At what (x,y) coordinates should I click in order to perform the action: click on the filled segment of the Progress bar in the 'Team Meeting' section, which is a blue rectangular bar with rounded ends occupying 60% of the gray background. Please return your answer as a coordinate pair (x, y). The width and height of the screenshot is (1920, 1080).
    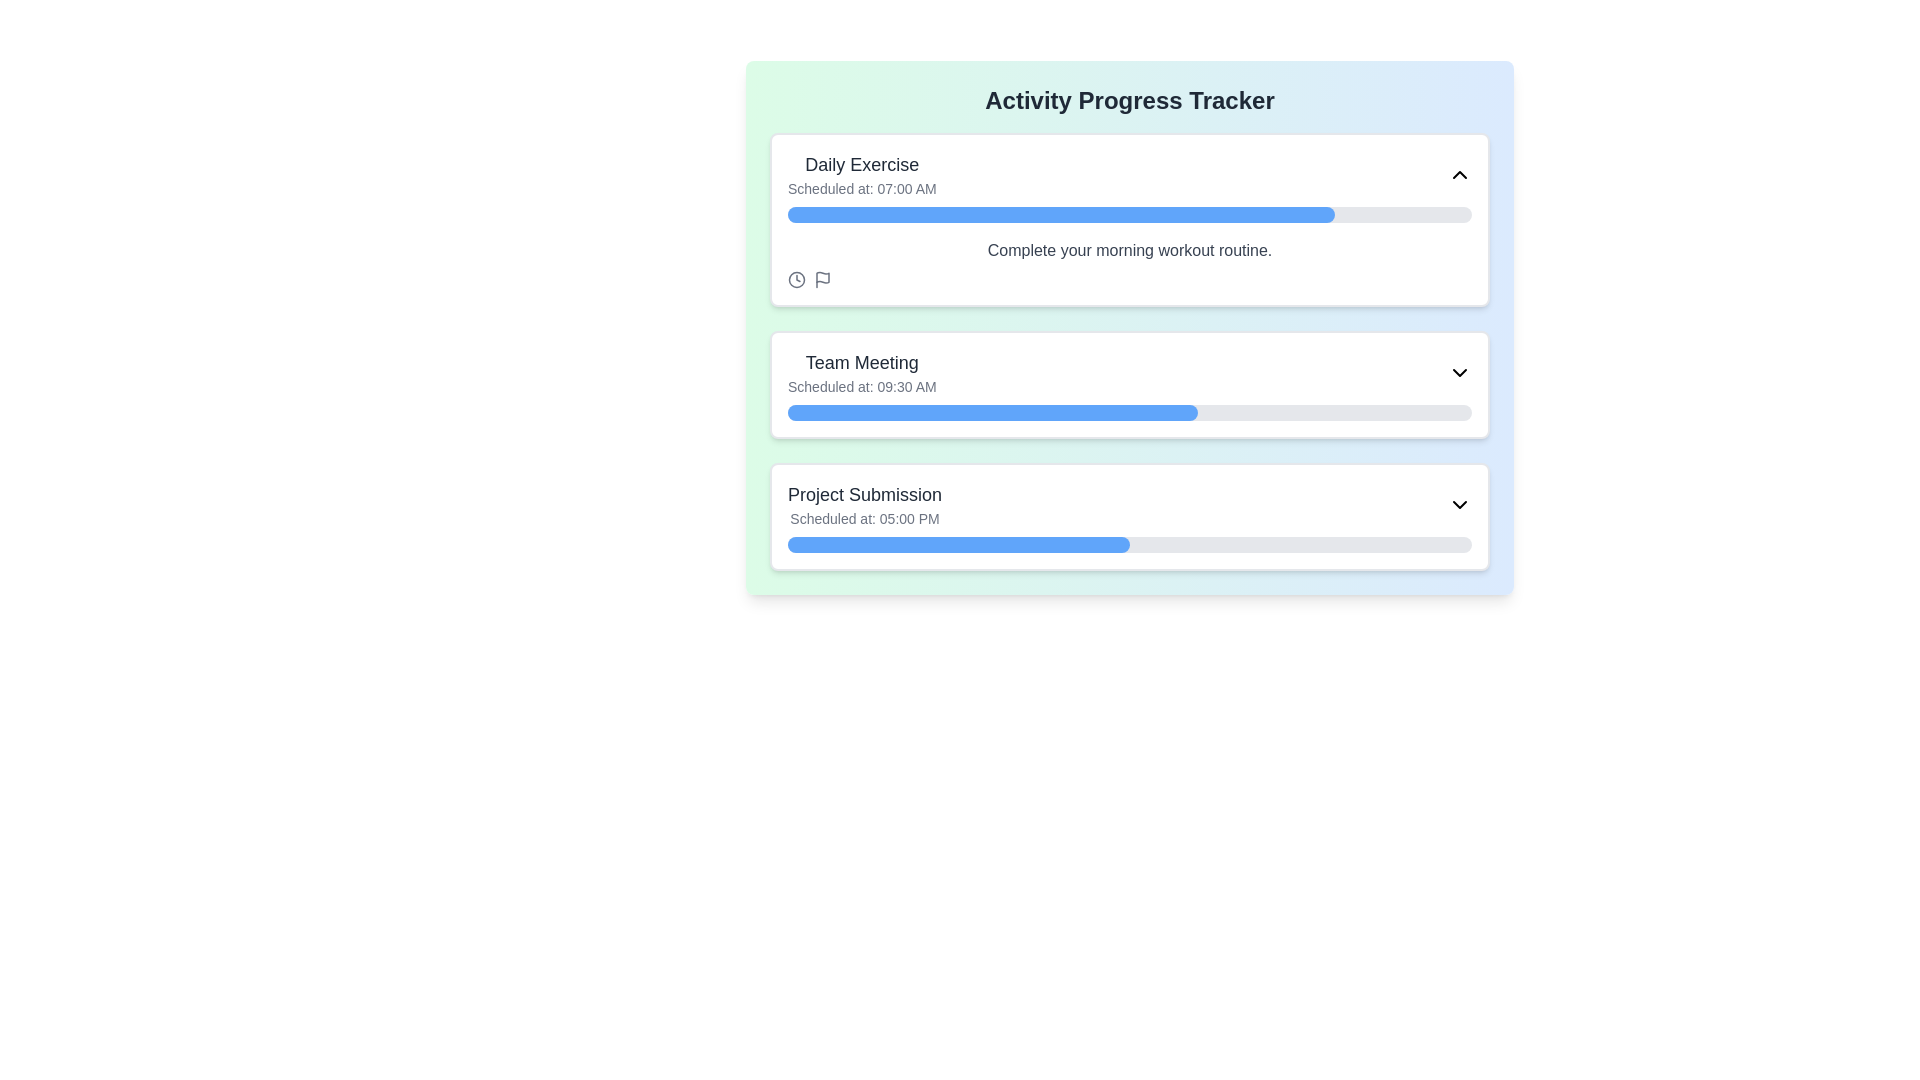
    Looking at the image, I should click on (993, 411).